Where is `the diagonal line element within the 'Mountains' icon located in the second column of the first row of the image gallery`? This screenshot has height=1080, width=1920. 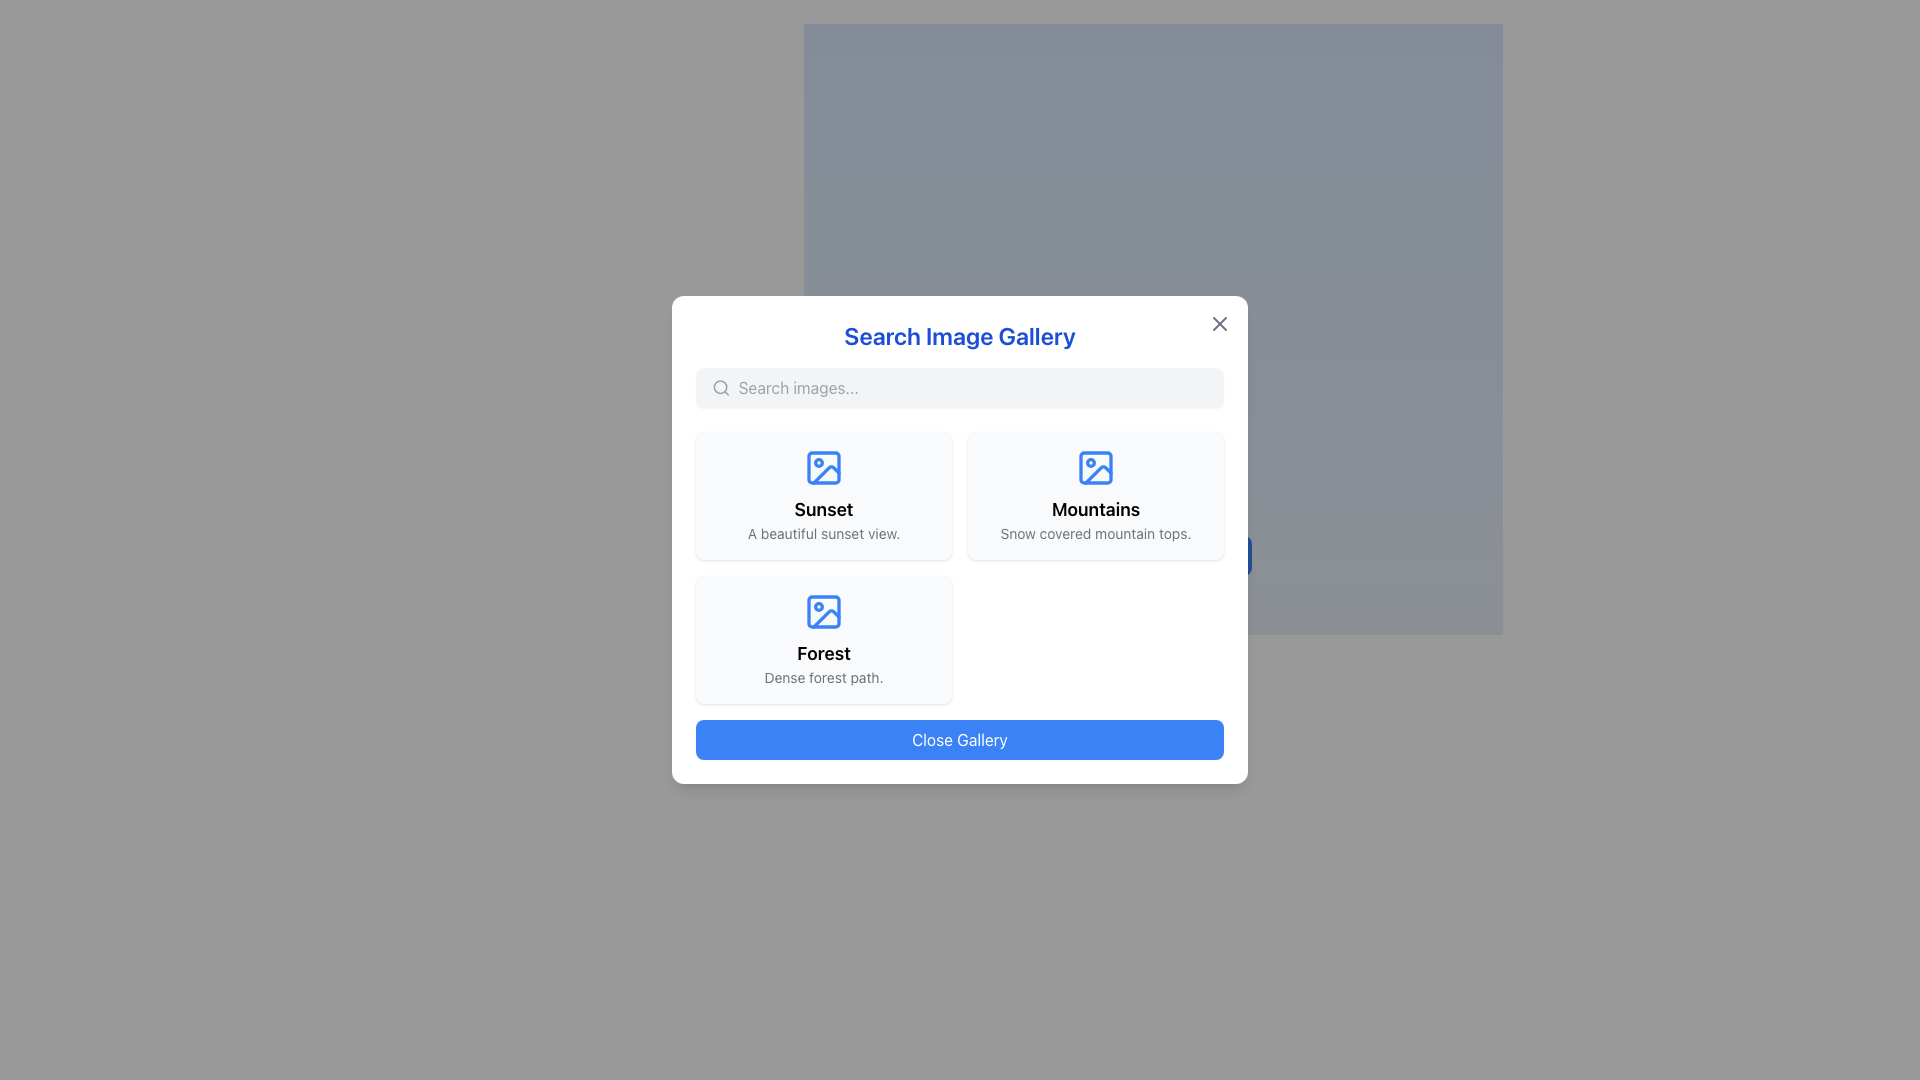 the diagonal line element within the 'Mountains' icon located in the second column of the first row of the image gallery is located at coordinates (1097, 474).